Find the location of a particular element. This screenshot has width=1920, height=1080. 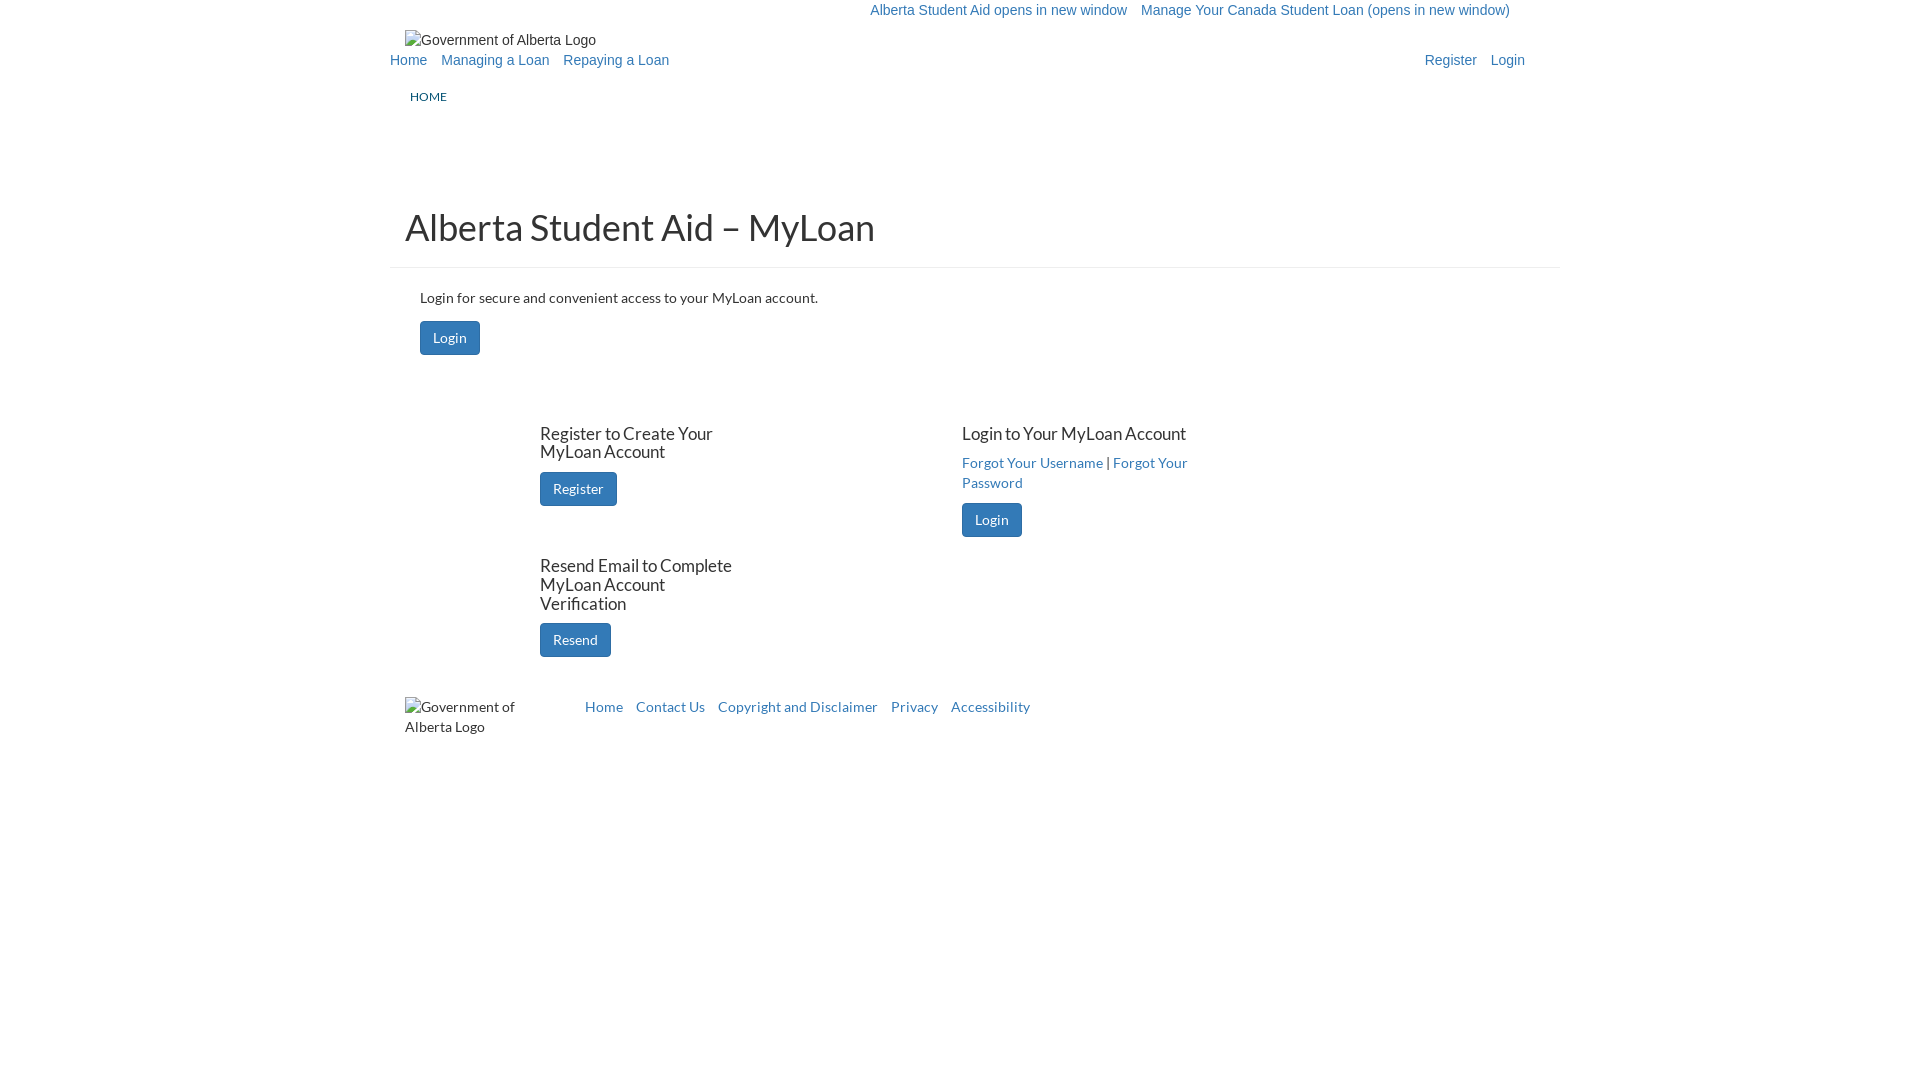

'Managing a Loan' is located at coordinates (494, 59).